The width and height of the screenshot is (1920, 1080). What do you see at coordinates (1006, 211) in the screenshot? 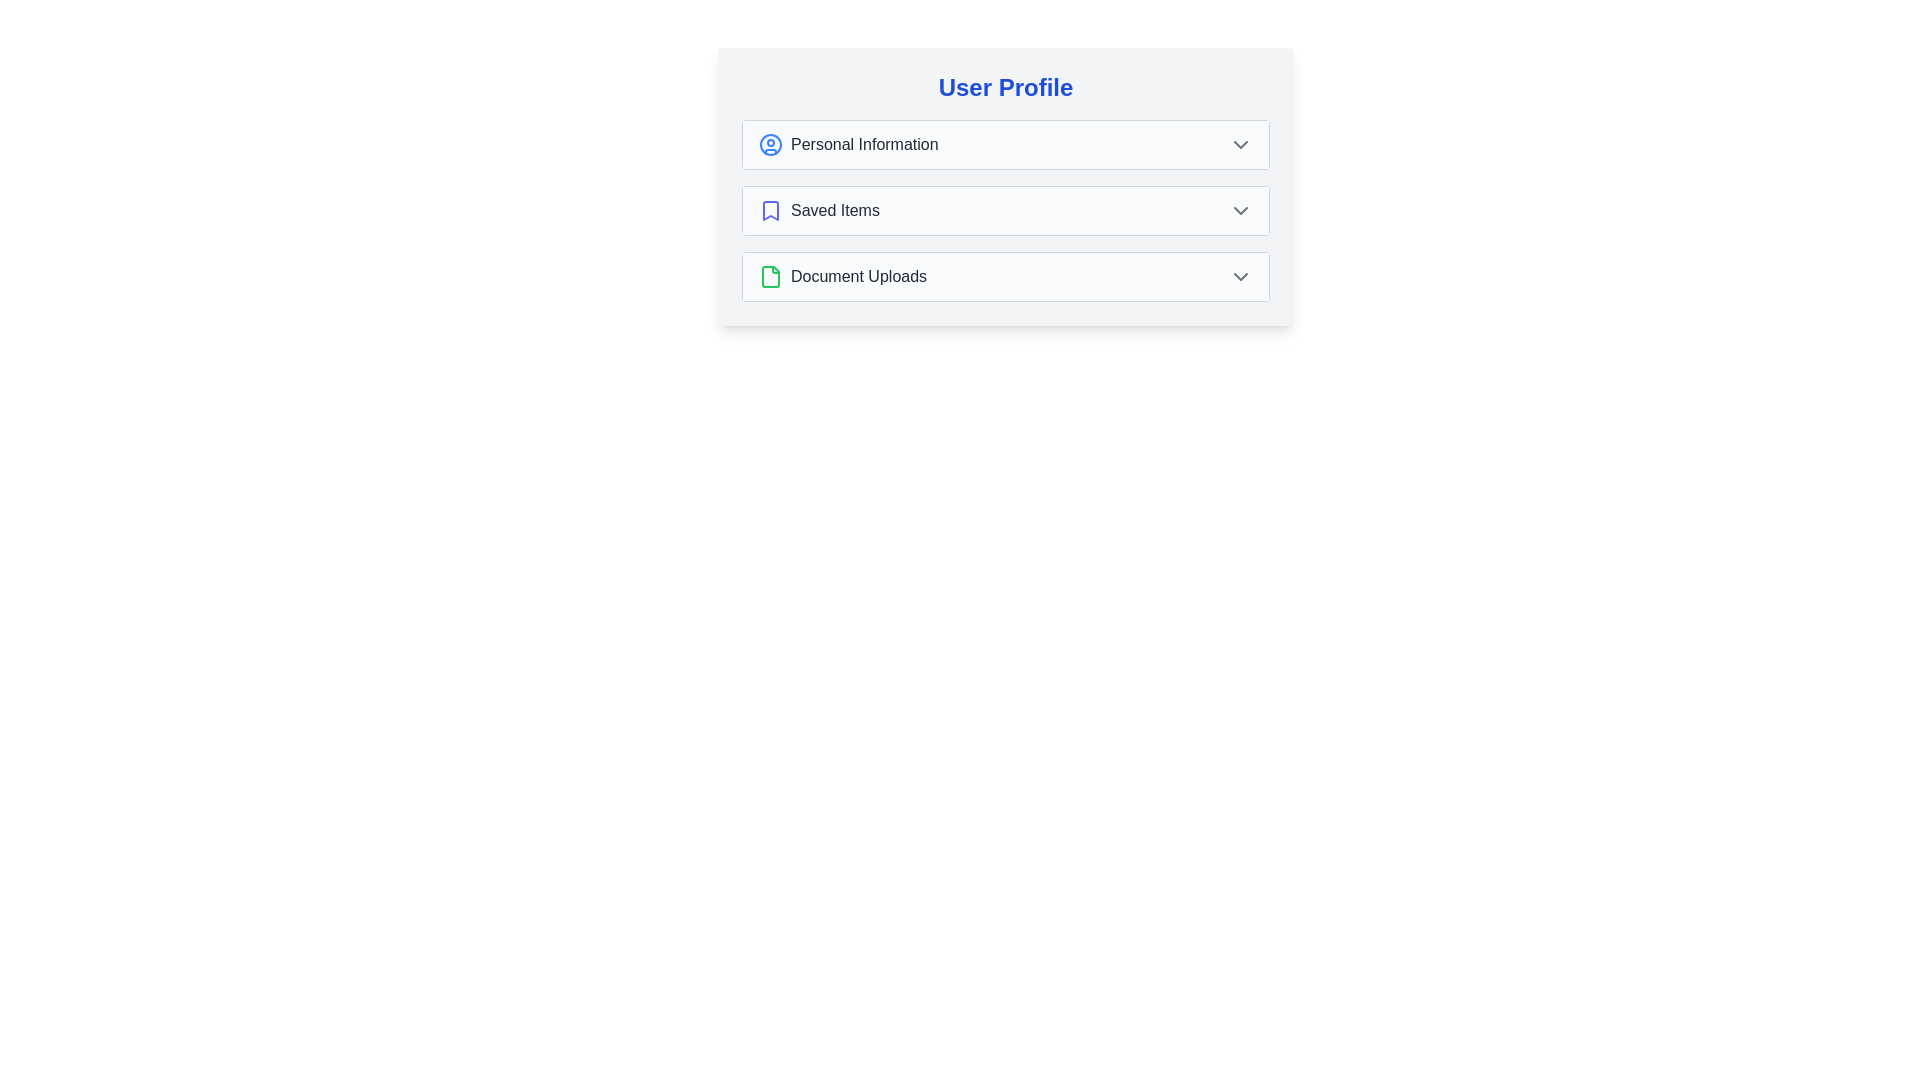
I see `the 'Saved Items' expandable menu item located under the 'User Profile' section` at bounding box center [1006, 211].